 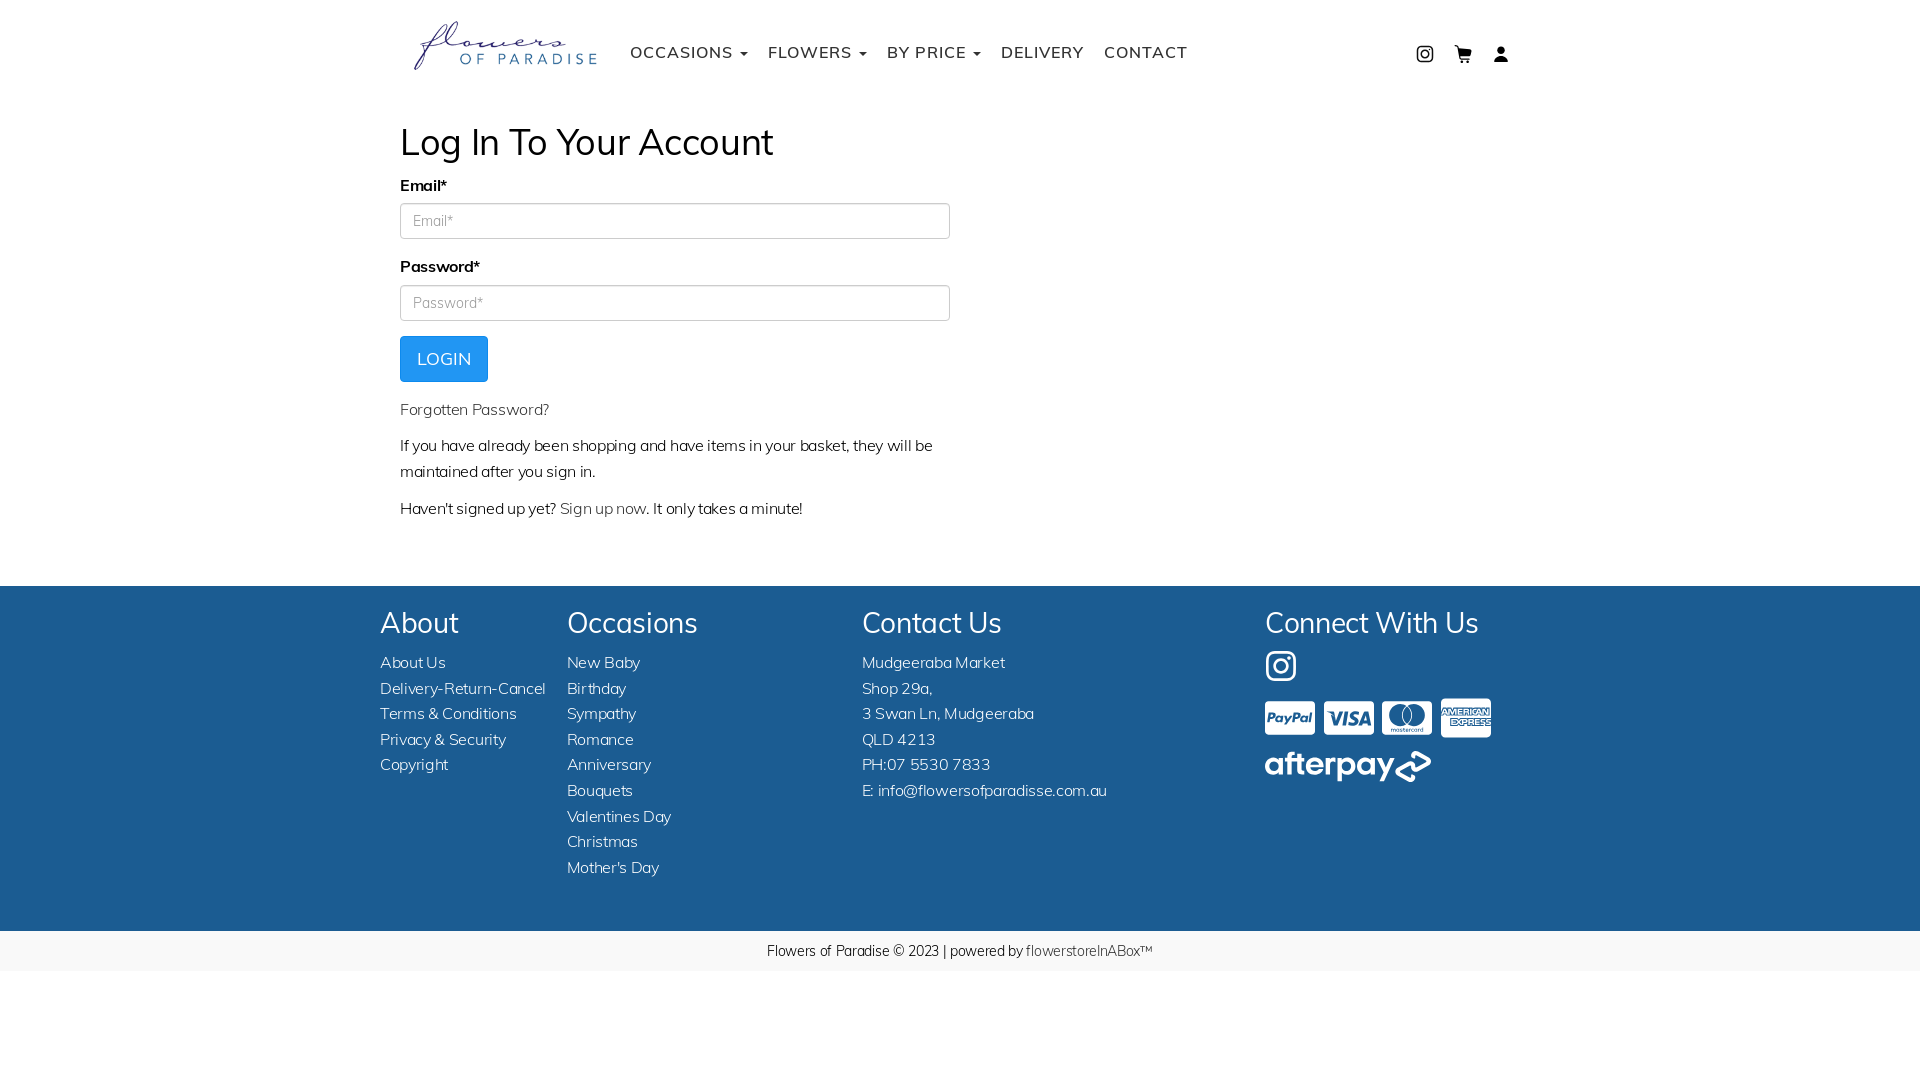 I want to click on 'BY PRICE', so click(x=933, y=50).